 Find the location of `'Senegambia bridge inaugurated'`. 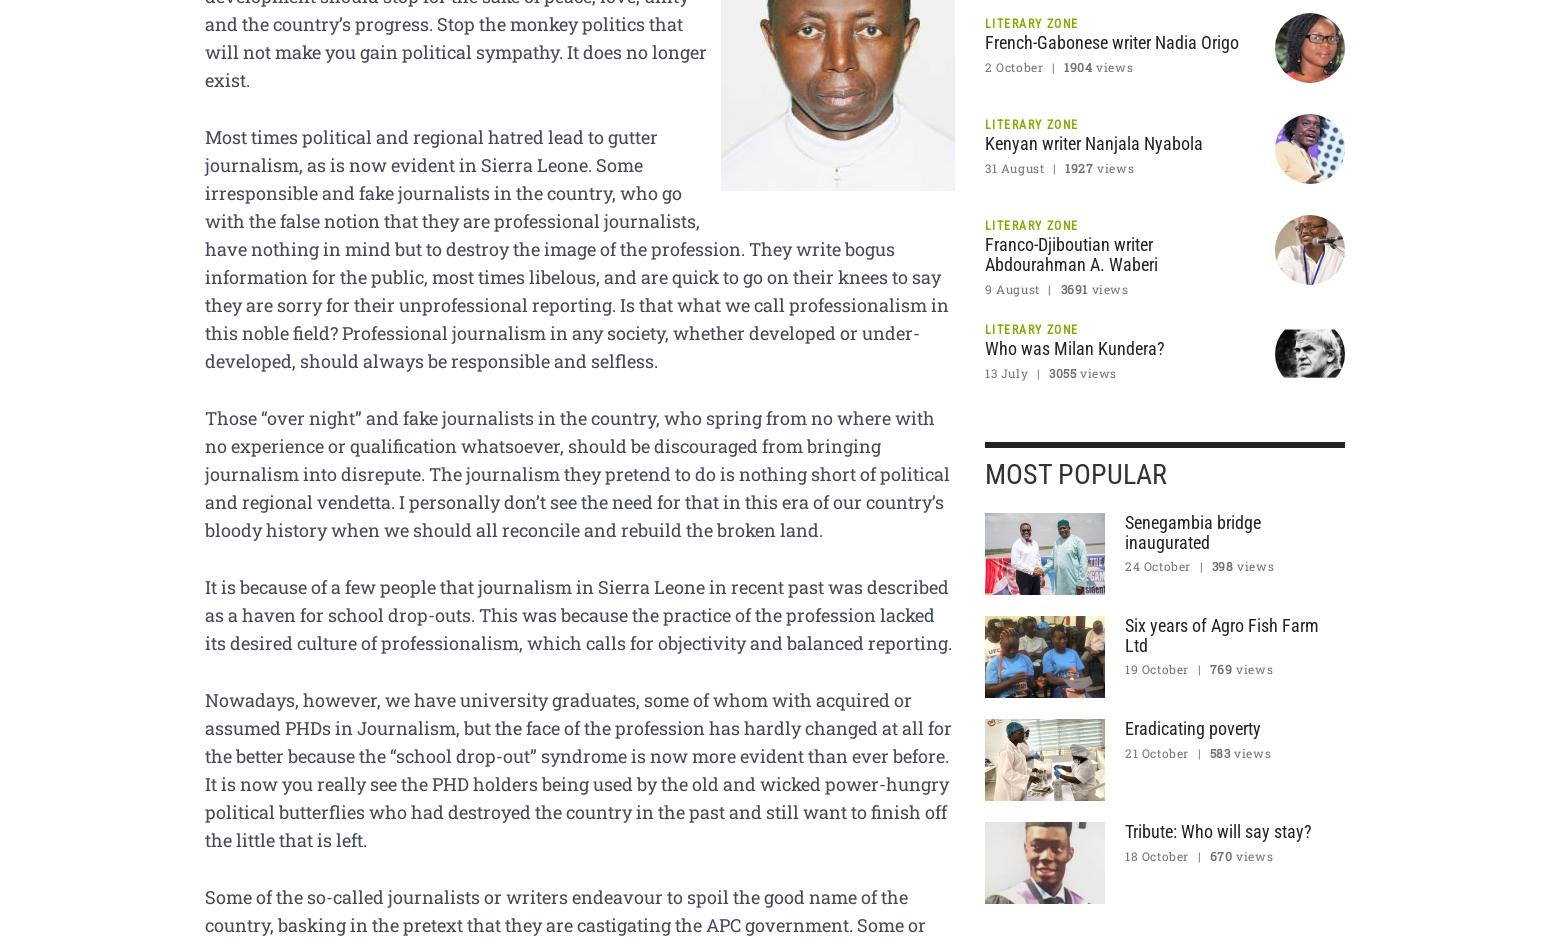

'Senegambia bridge inaugurated' is located at coordinates (1193, 531).